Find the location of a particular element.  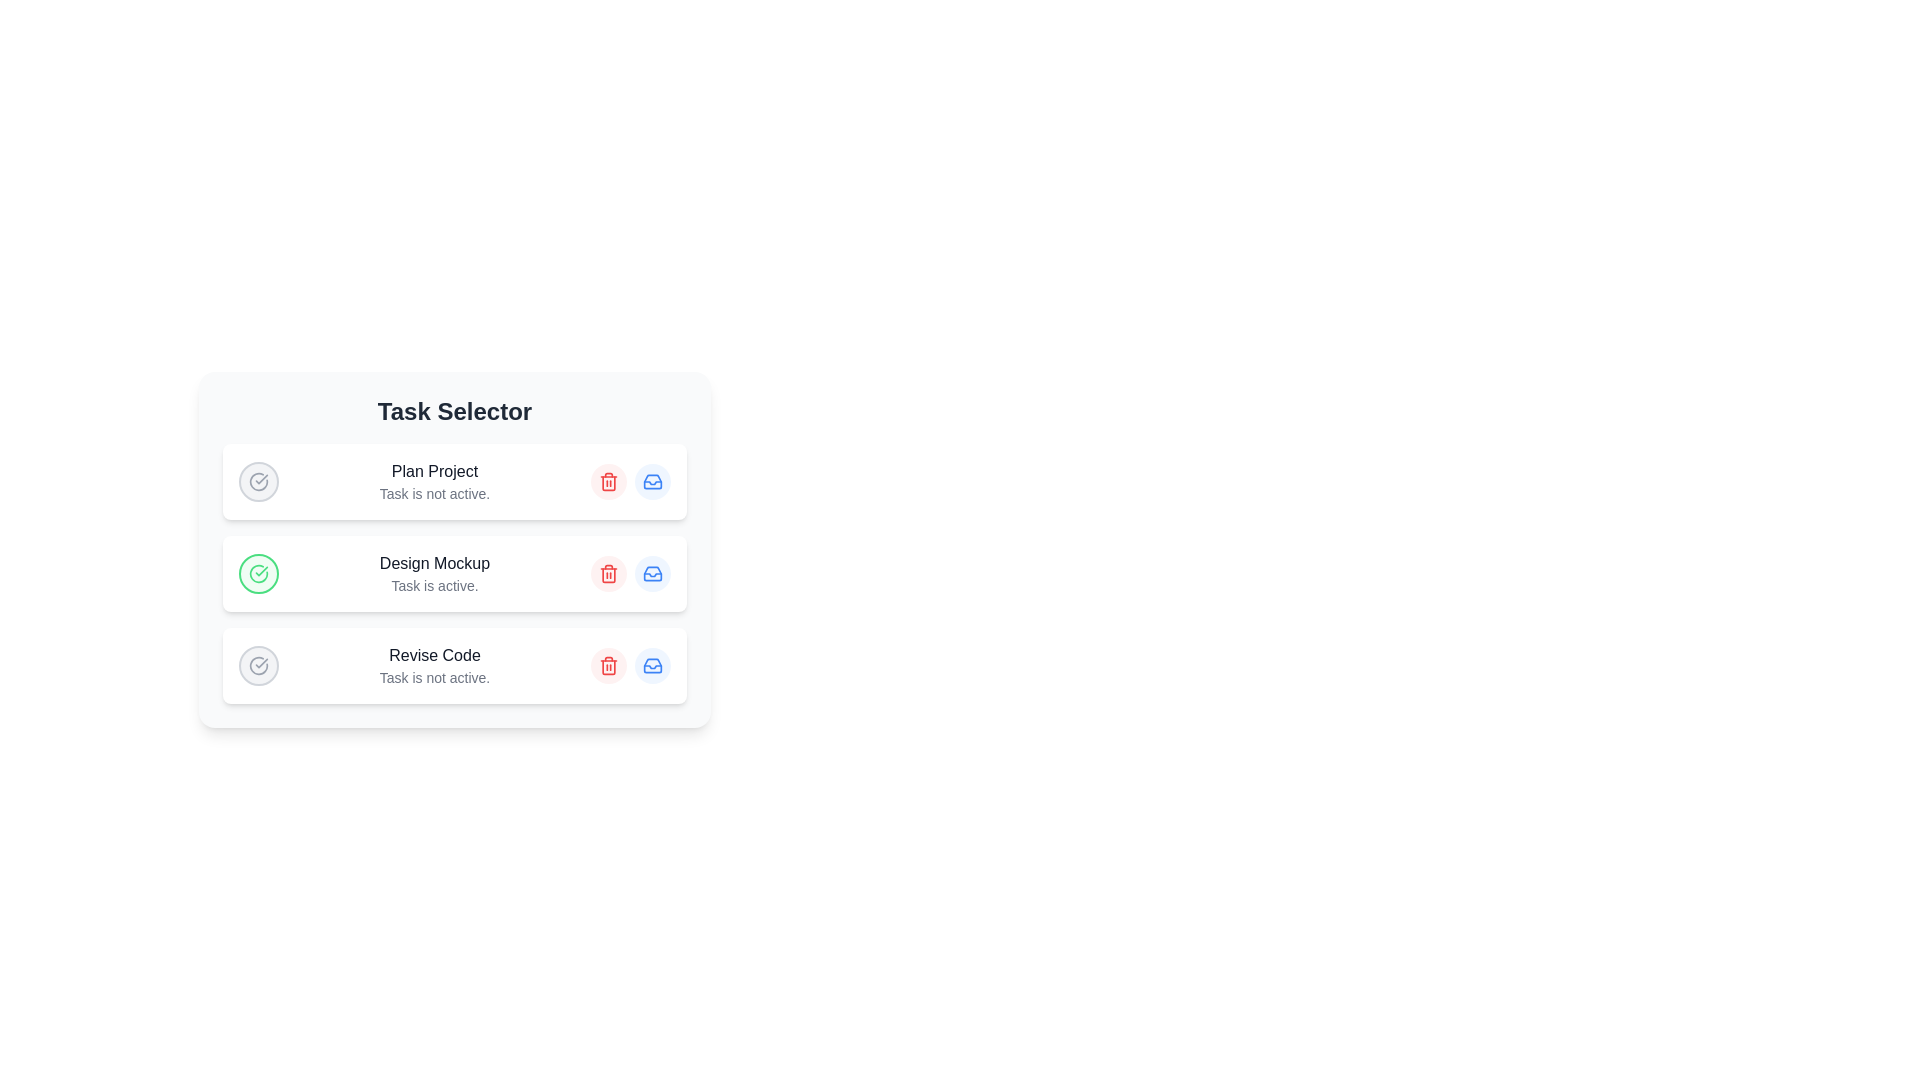

the inbox icon located on the right side of the third row in the vertically arranged button group is located at coordinates (652, 666).